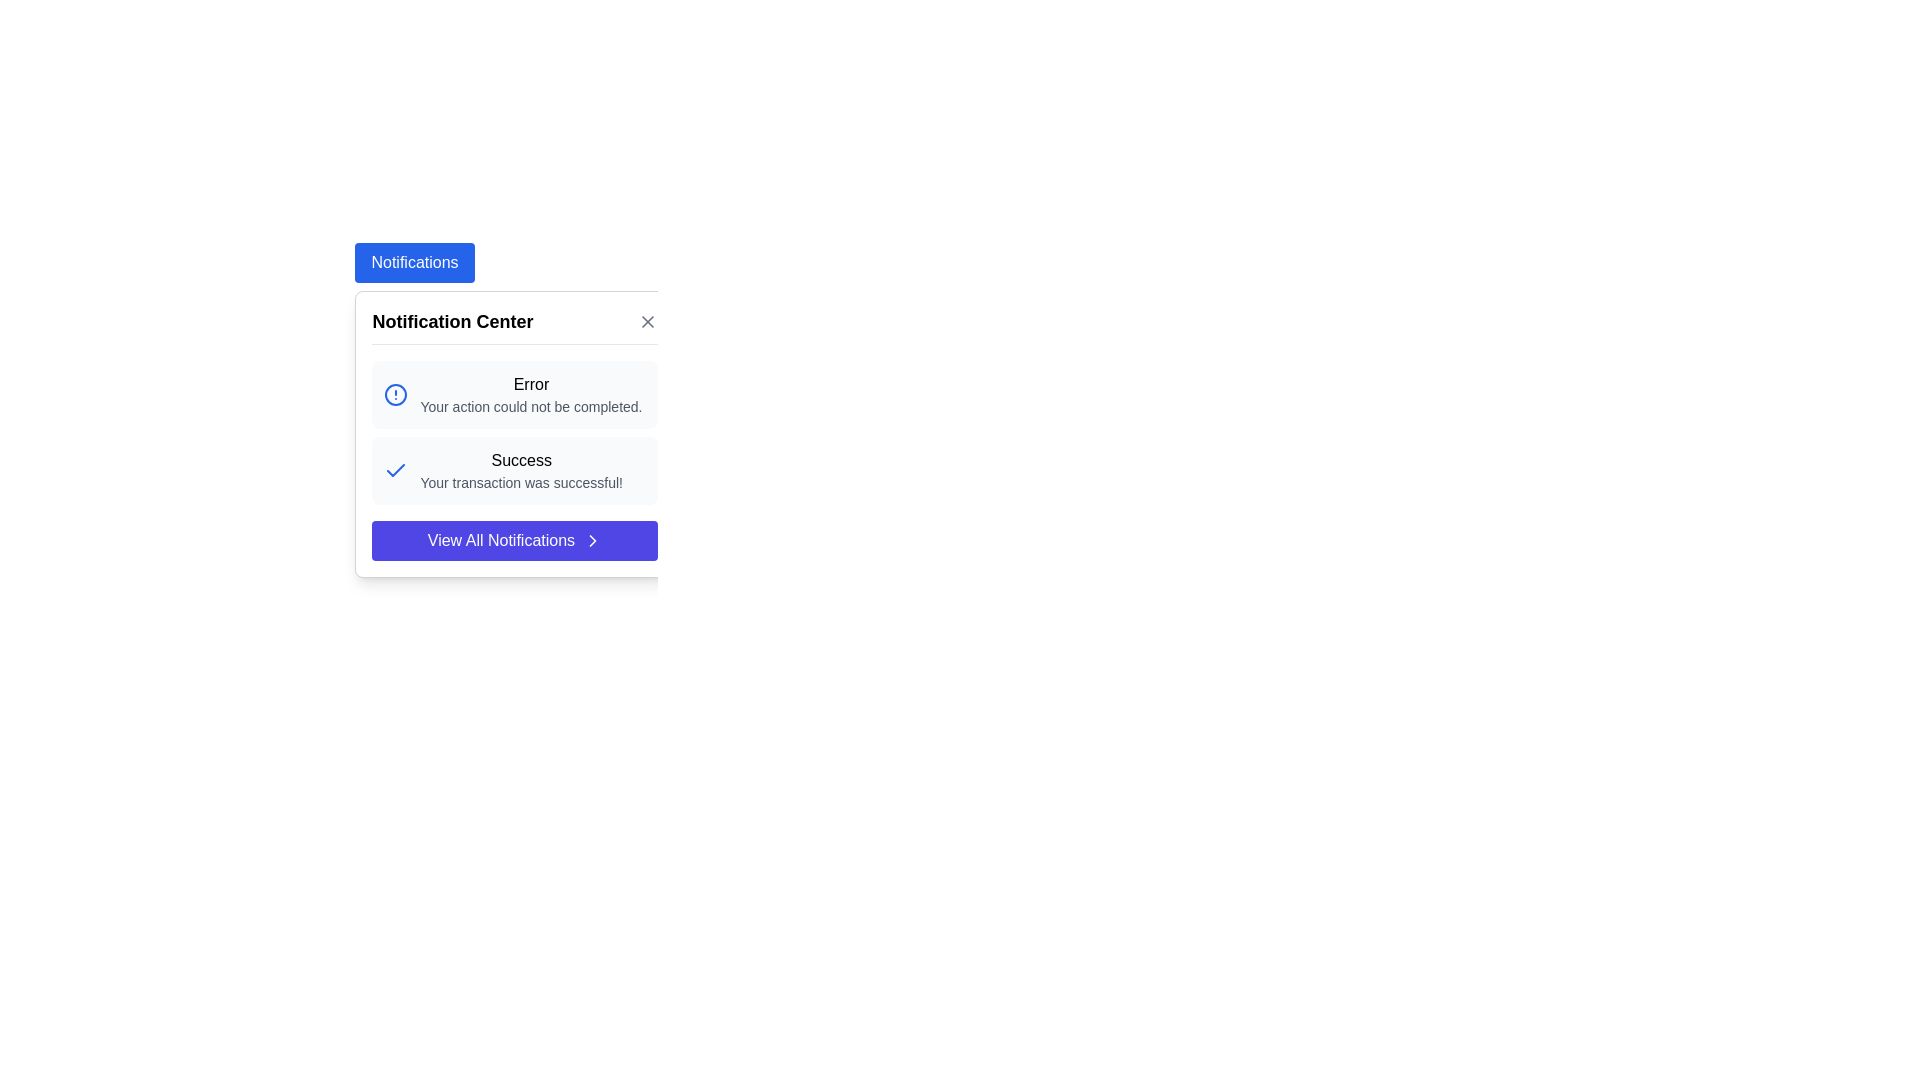 This screenshot has height=1080, width=1920. What do you see at coordinates (592, 540) in the screenshot?
I see `the right-facing chevron icon within the 'View All Notifications' button located at the bottom of the notification panel` at bounding box center [592, 540].